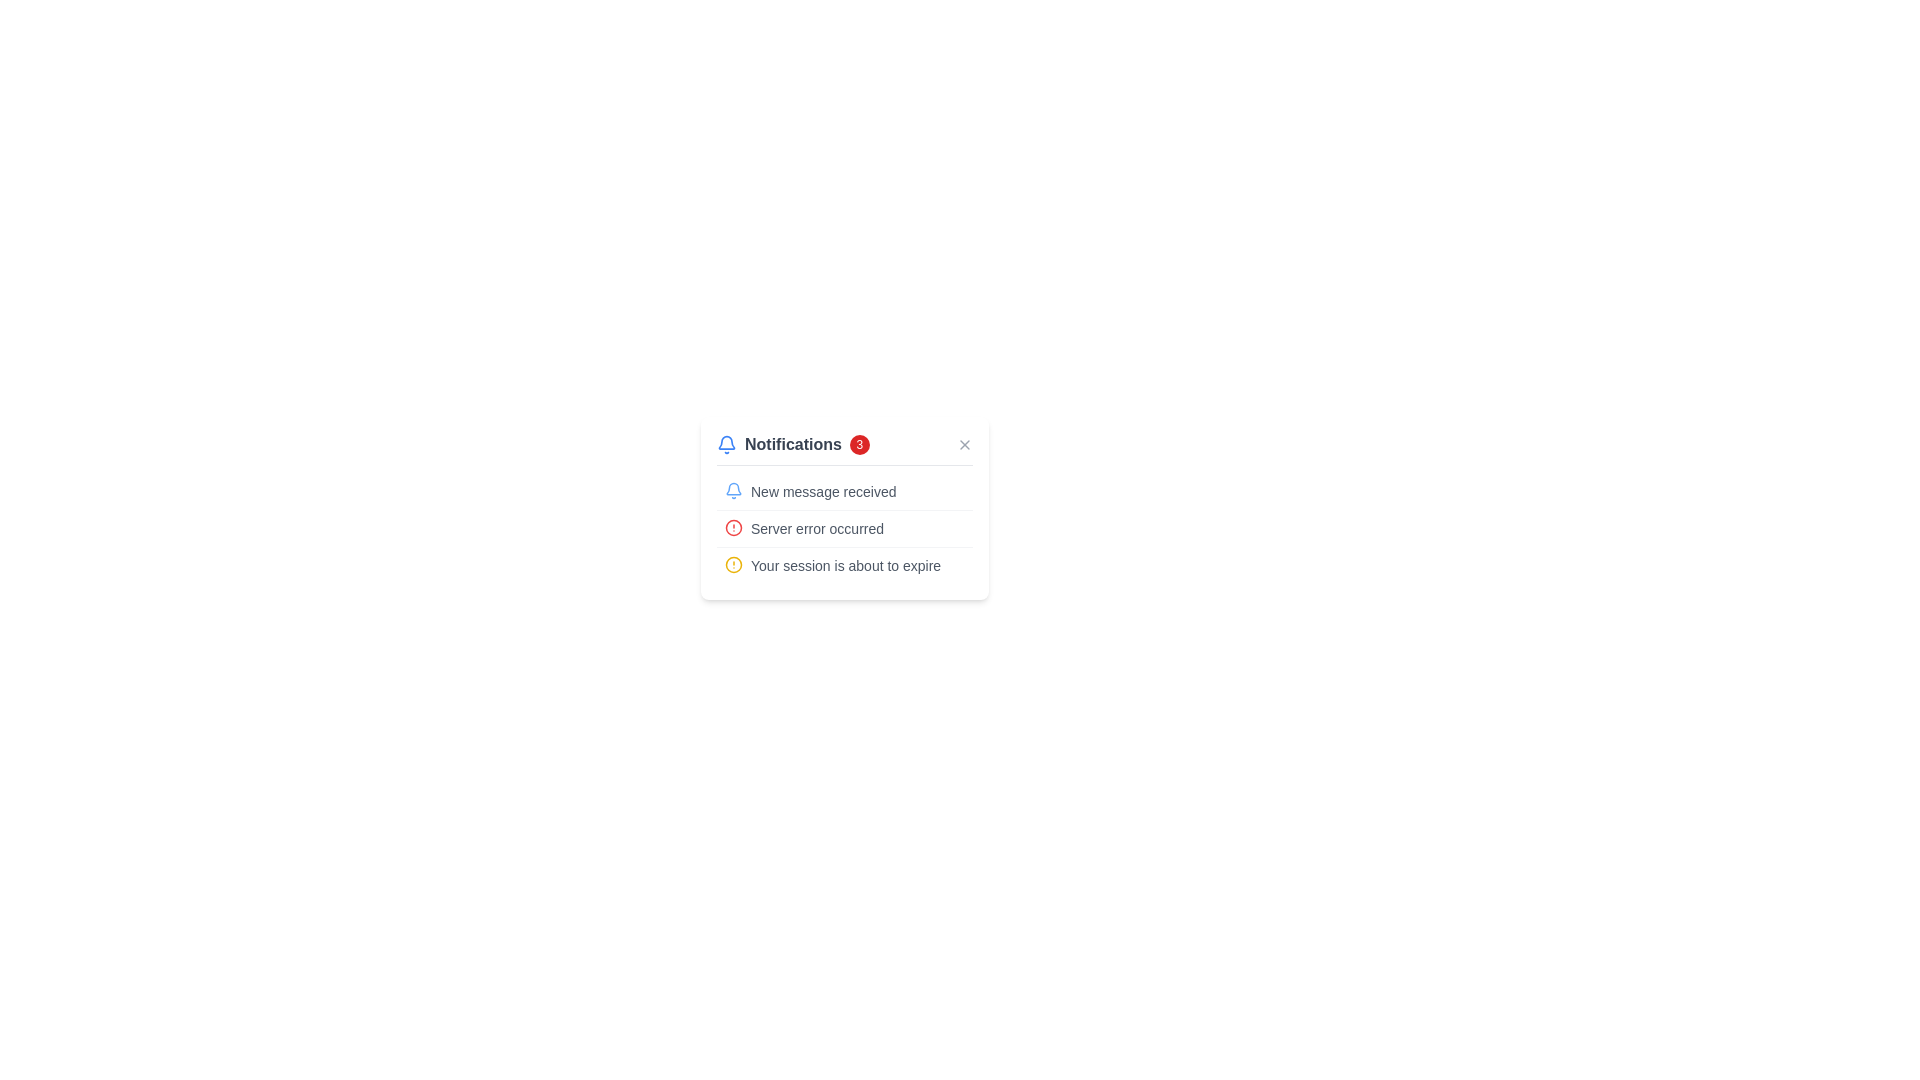  Describe the element at coordinates (844, 447) in the screenshot. I see `the bell icon in the notifications header section` at that location.